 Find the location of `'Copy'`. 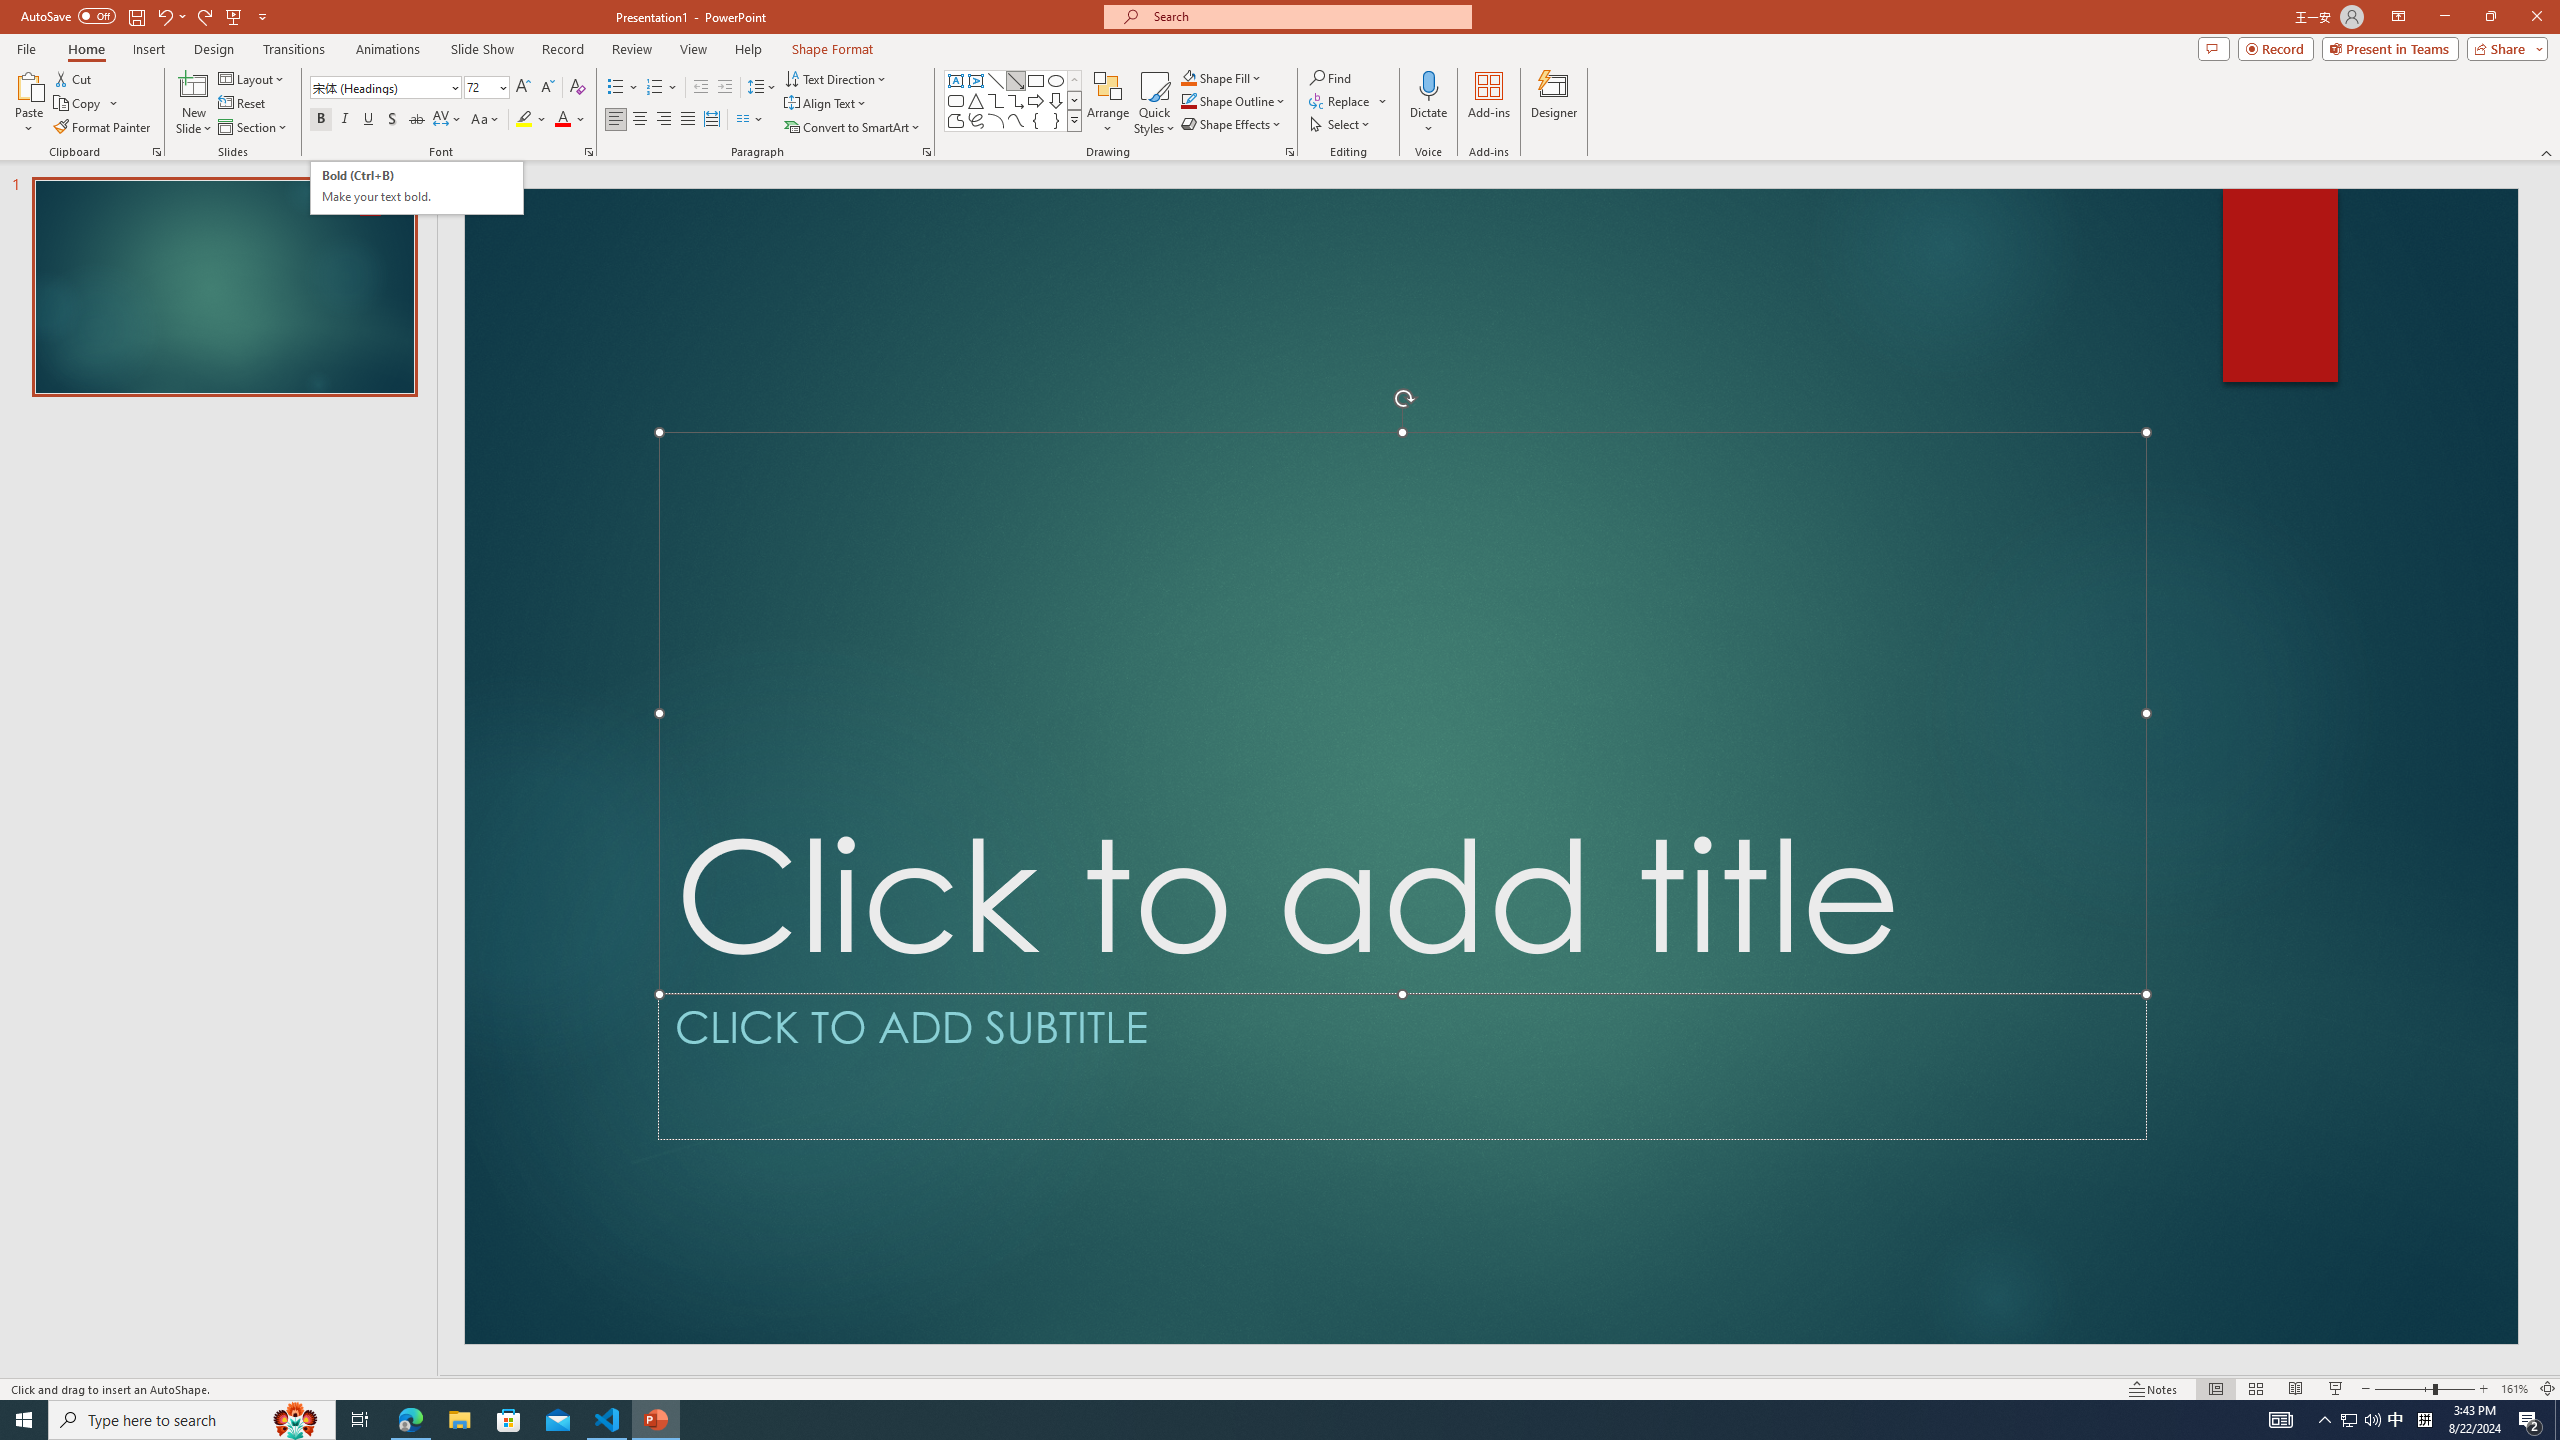

'Copy' is located at coordinates (78, 103).